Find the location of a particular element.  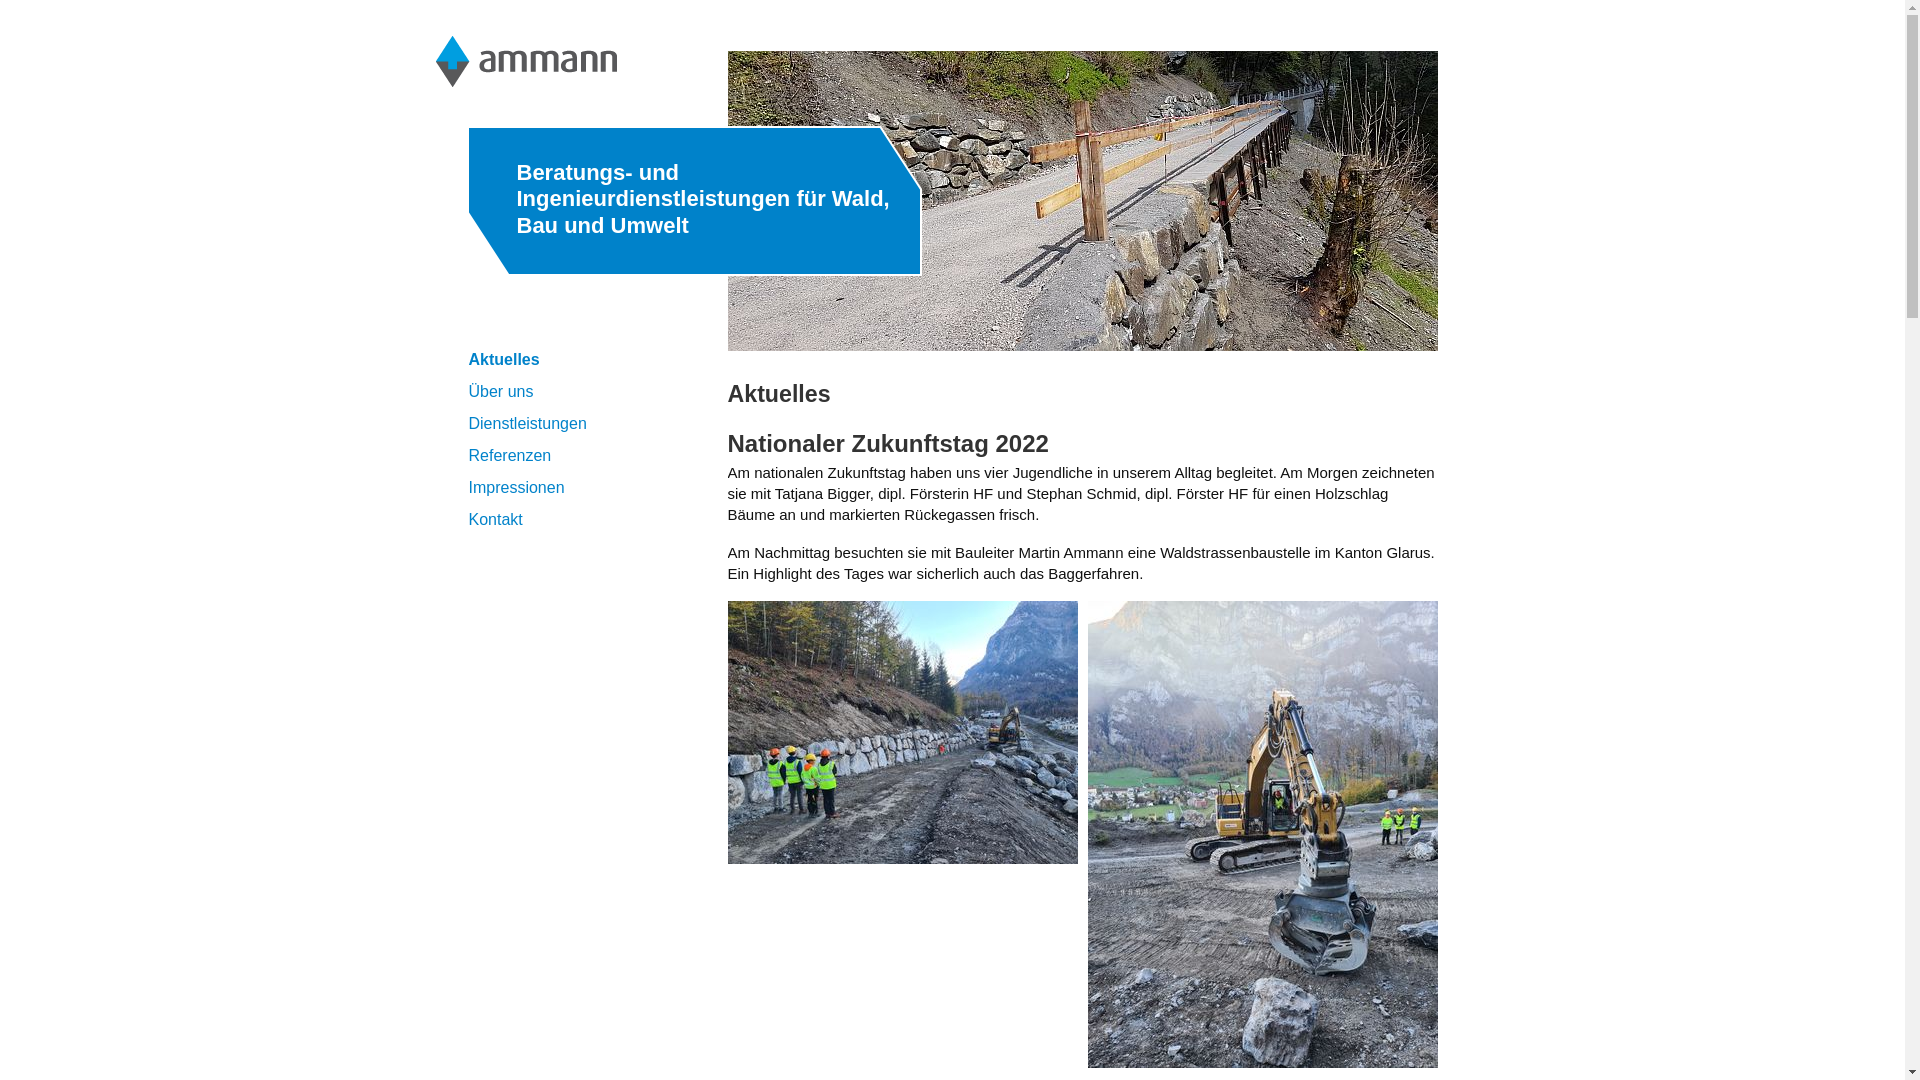

'Referenzen' is located at coordinates (466, 455).